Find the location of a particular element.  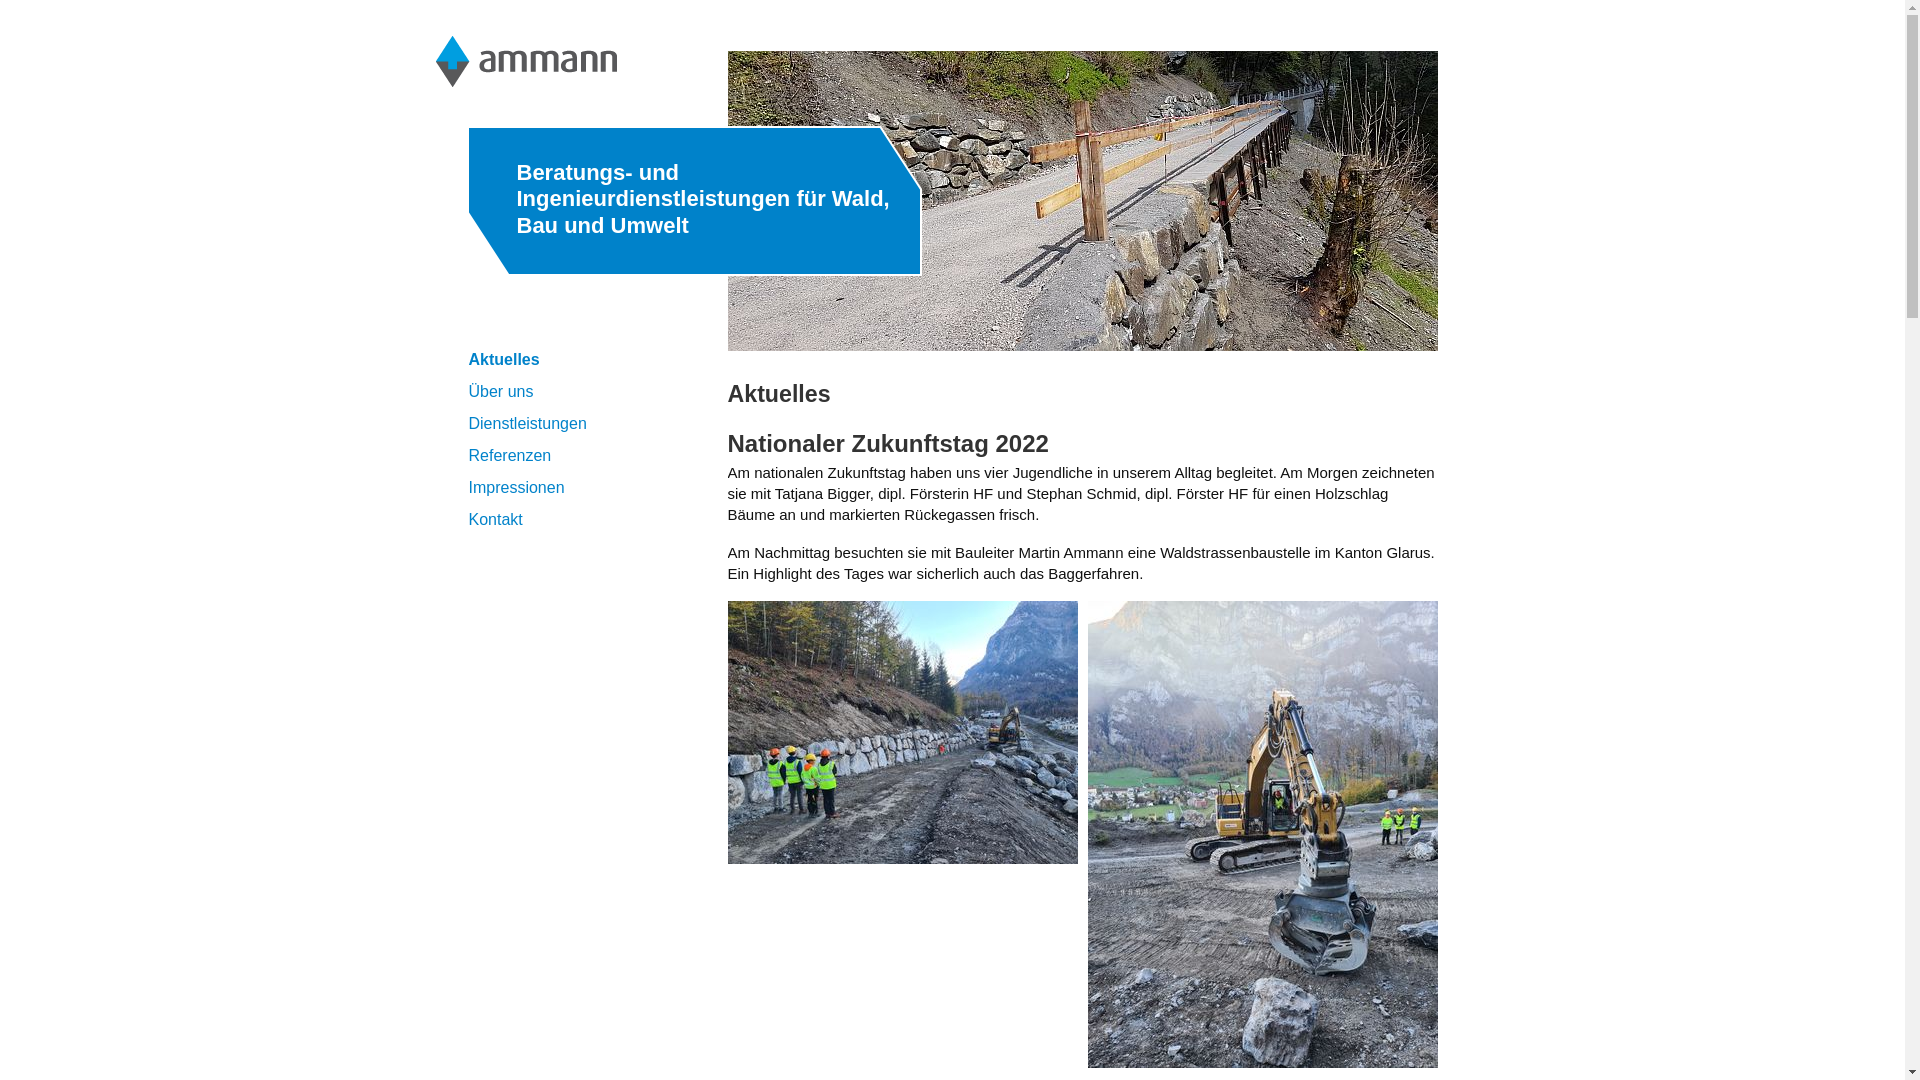

'Referenzen' is located at coordinates (466, 455).